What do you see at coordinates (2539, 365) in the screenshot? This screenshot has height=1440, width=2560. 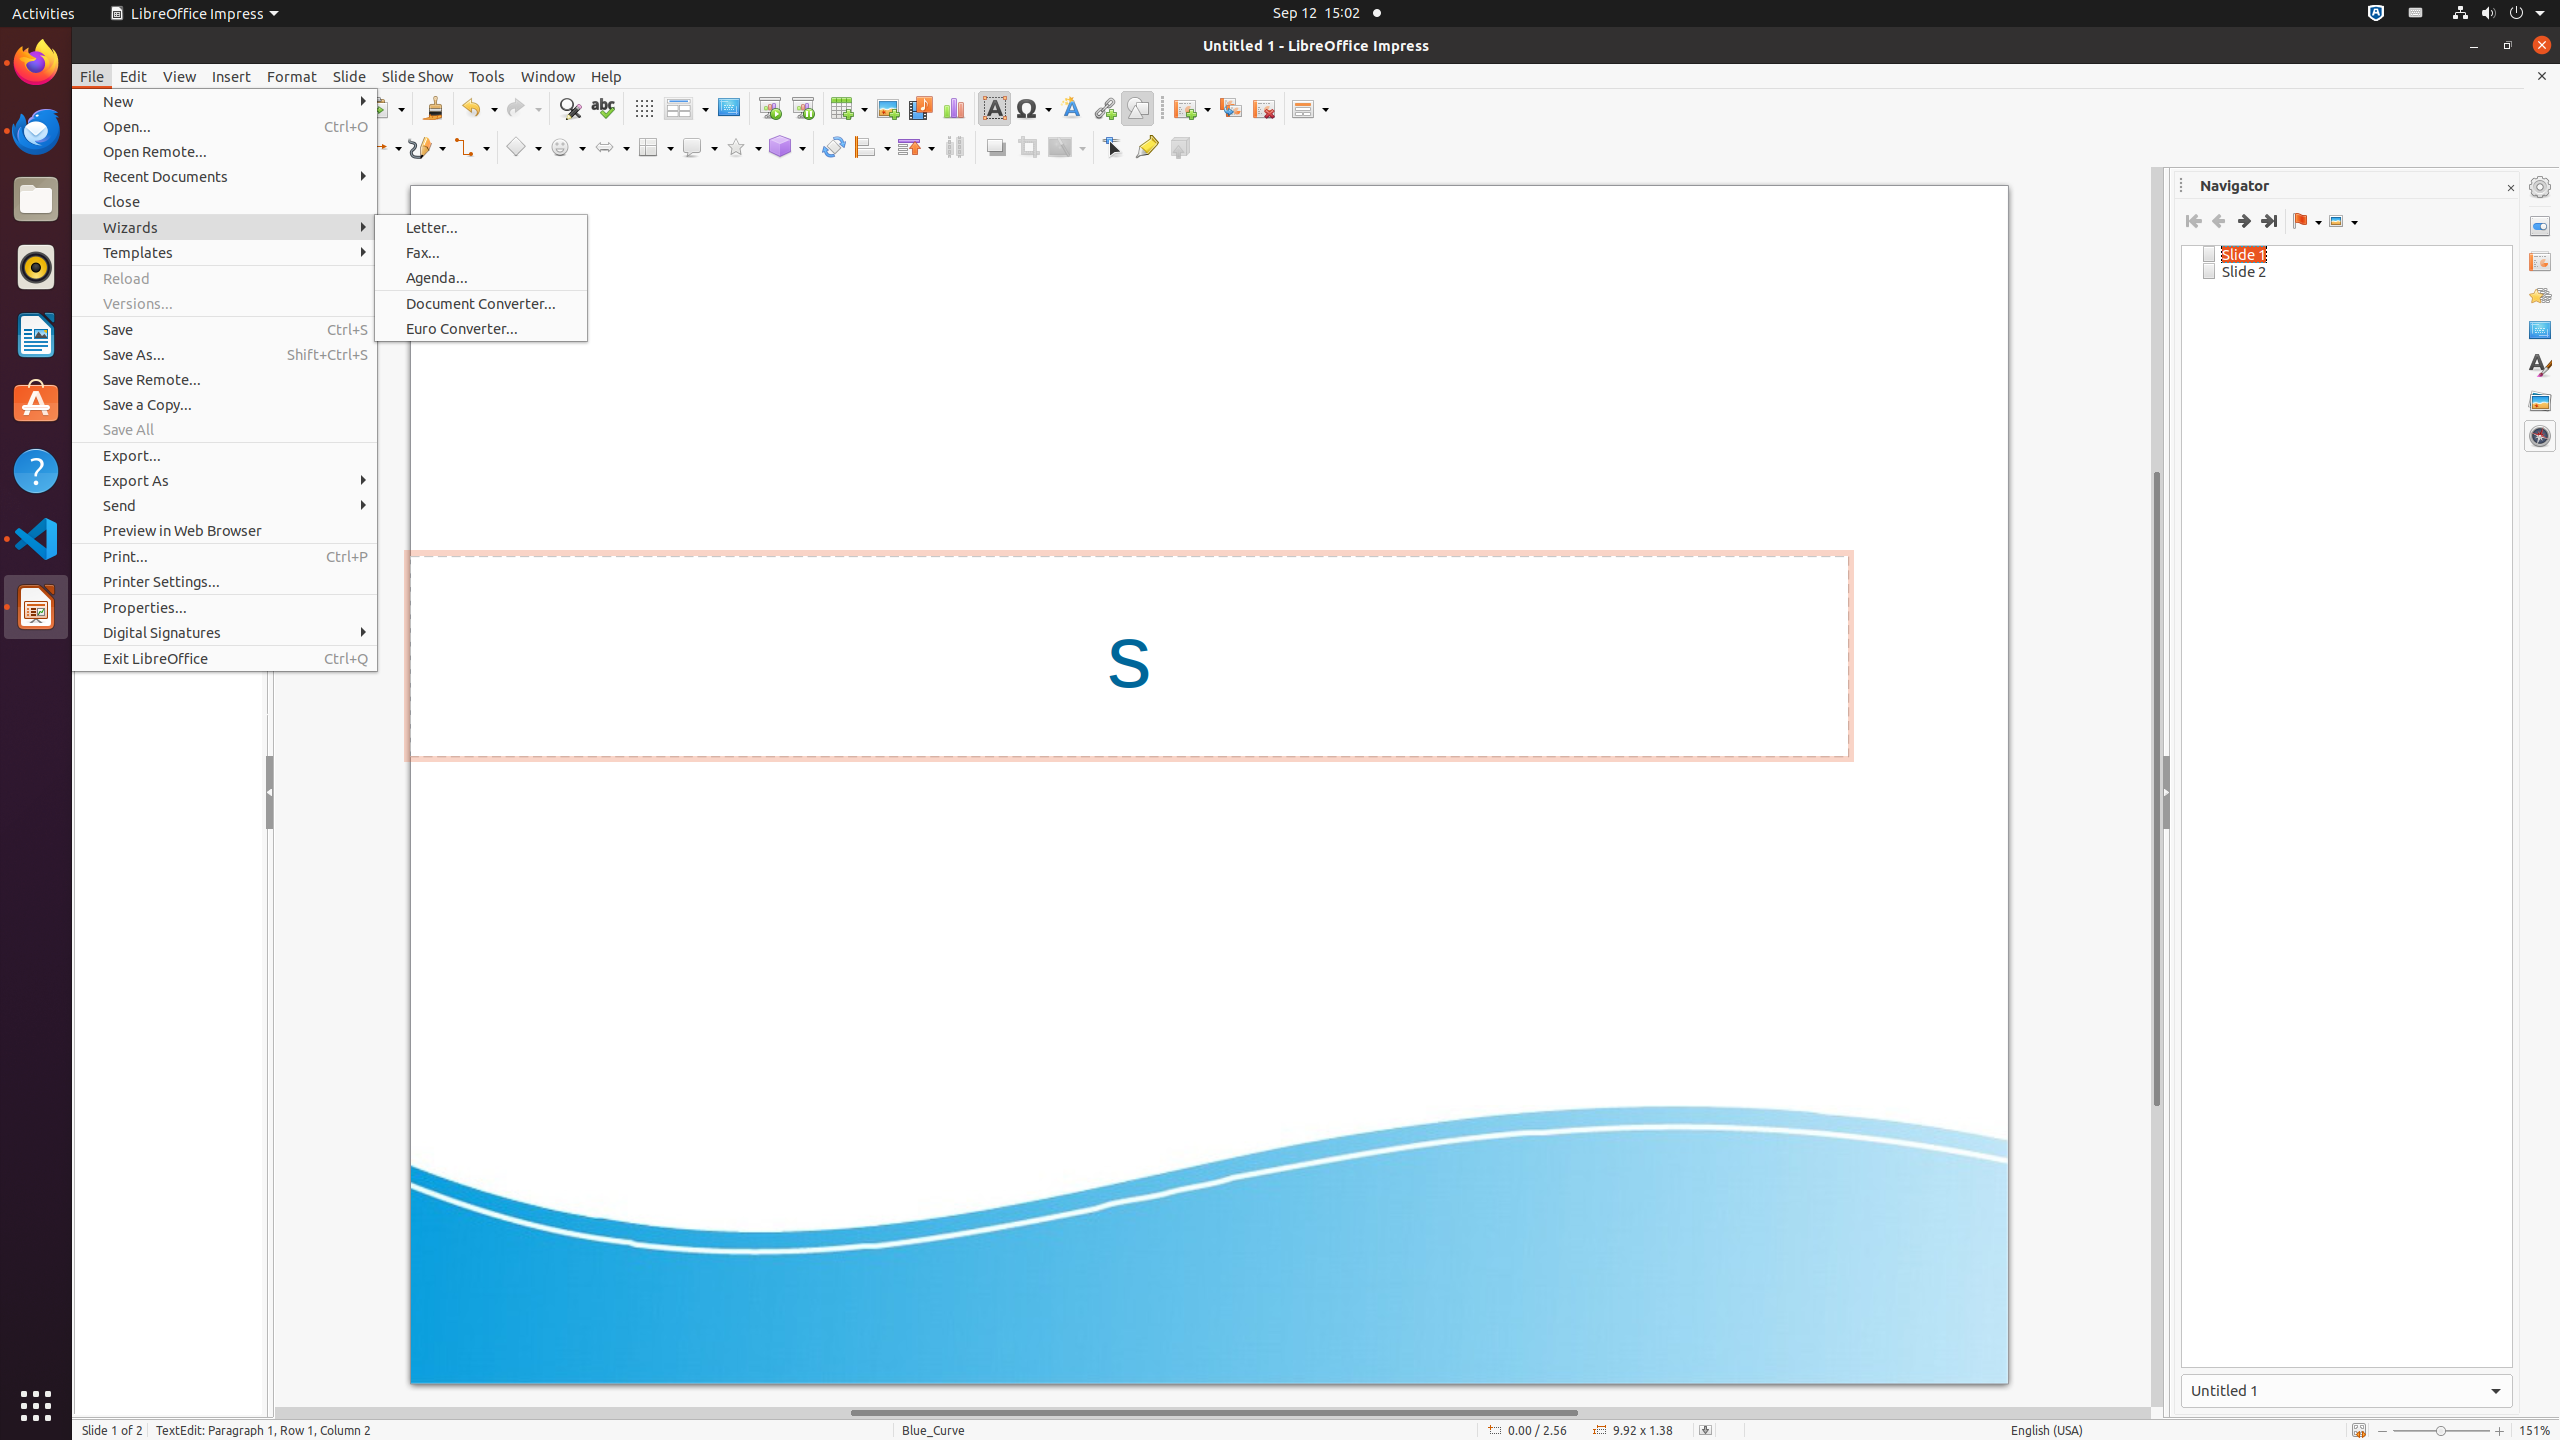 I see `'Styles'` at bounding box center [2539, 365].